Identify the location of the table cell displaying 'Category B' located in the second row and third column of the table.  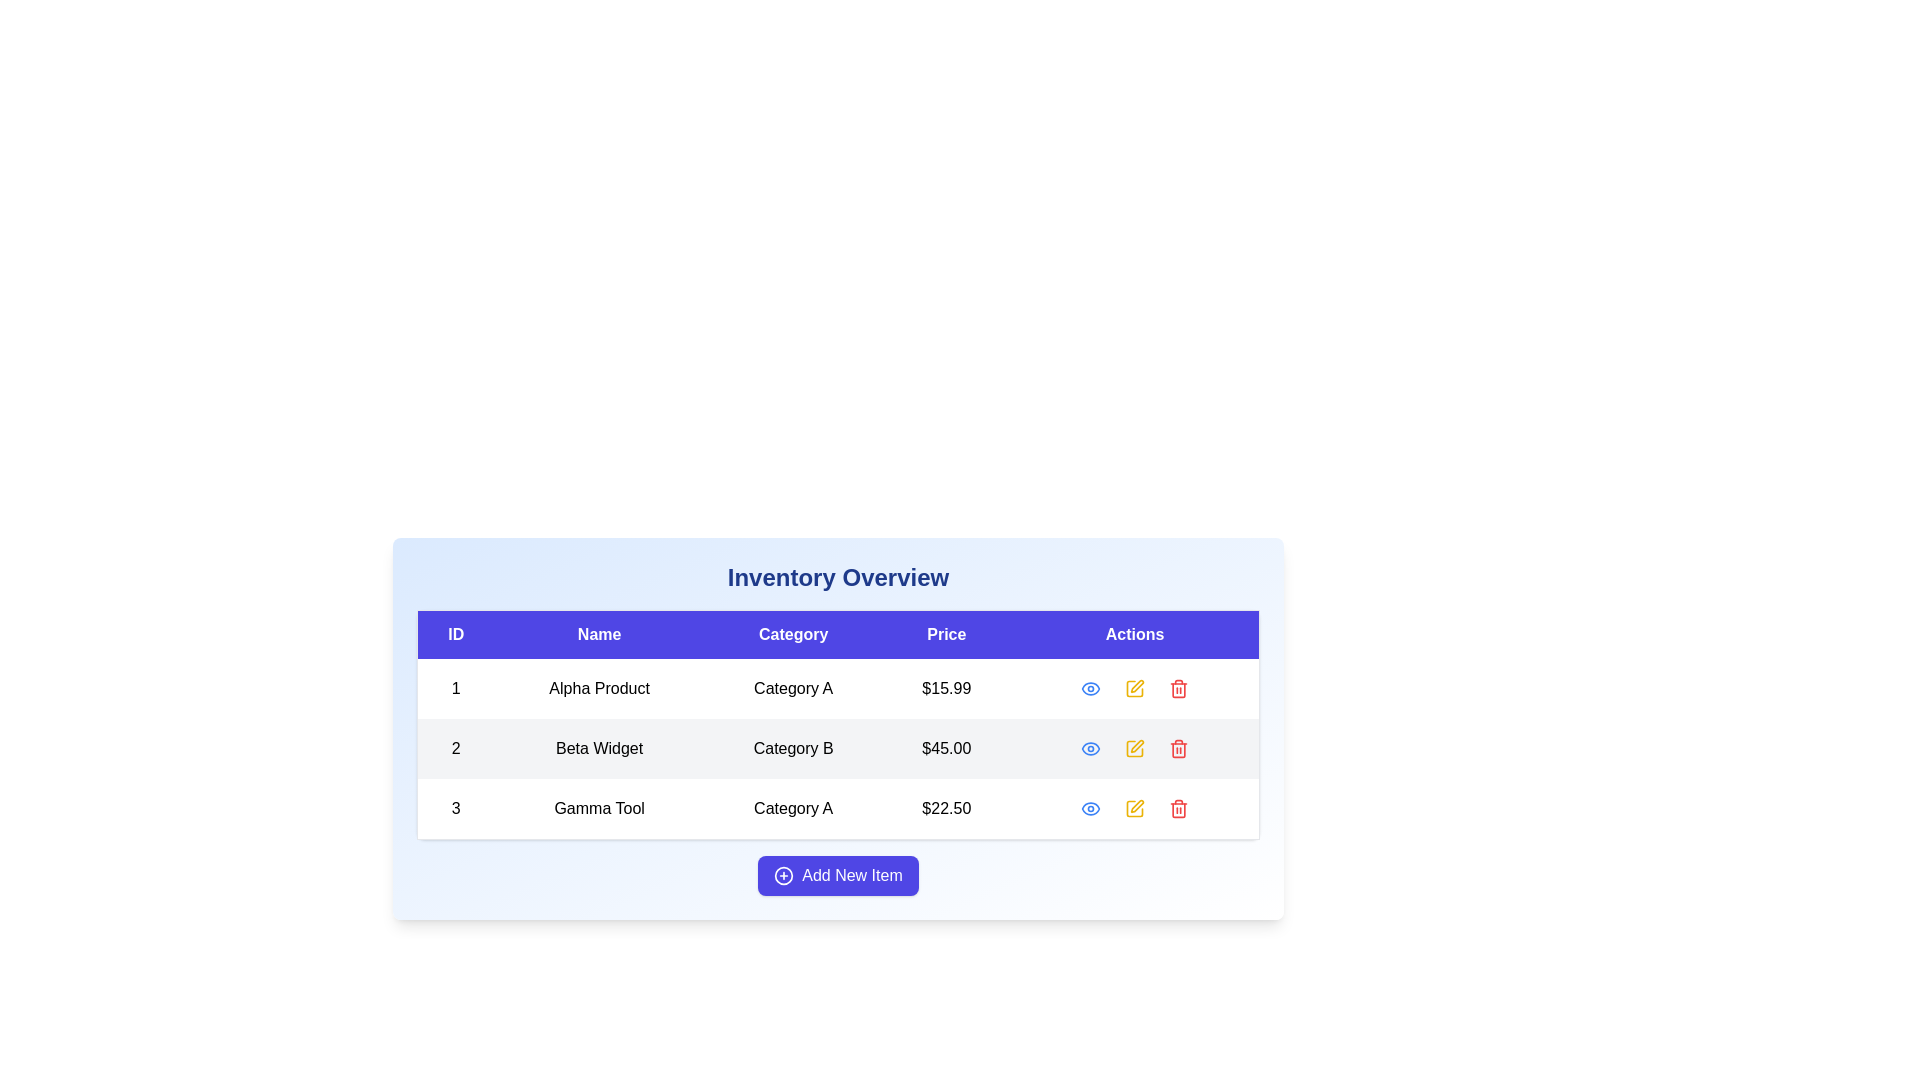
(838, 726).